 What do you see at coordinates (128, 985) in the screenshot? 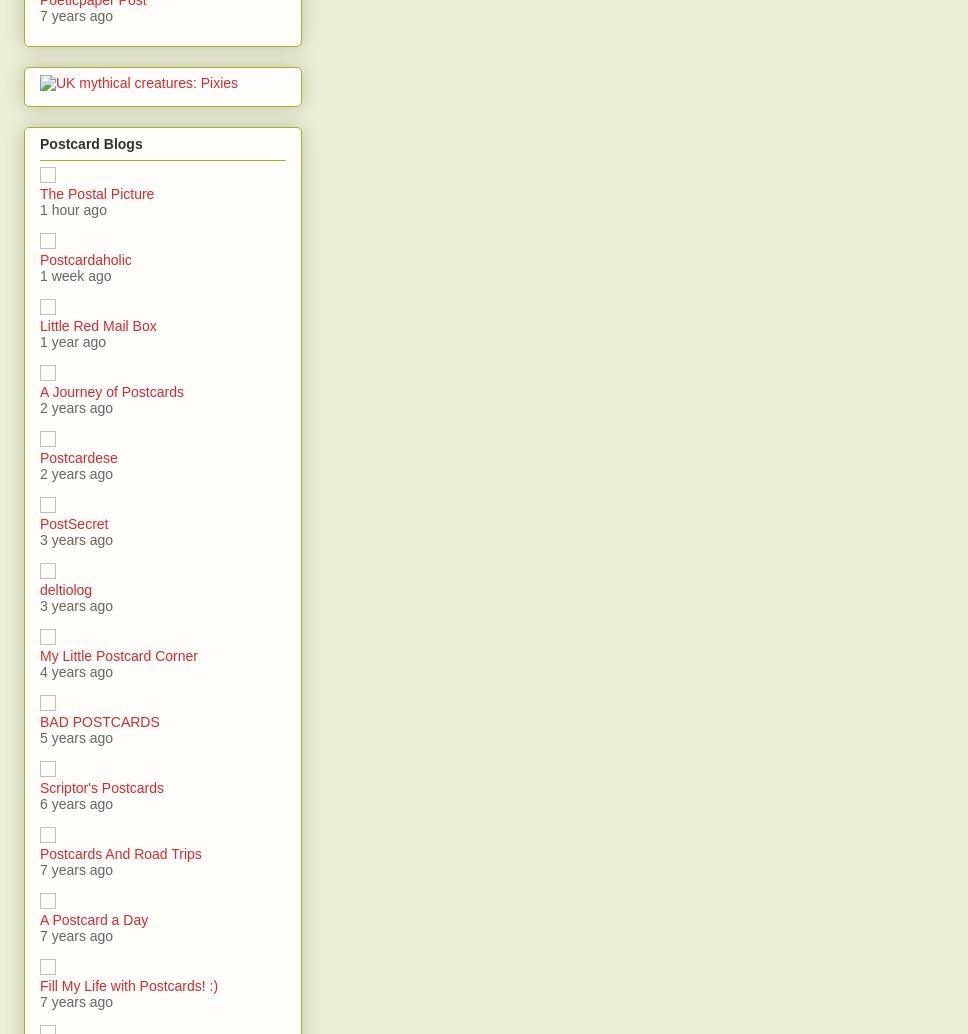
I see `'Fill My Life with Postcards! :)'` at bounding box center [128, 985].